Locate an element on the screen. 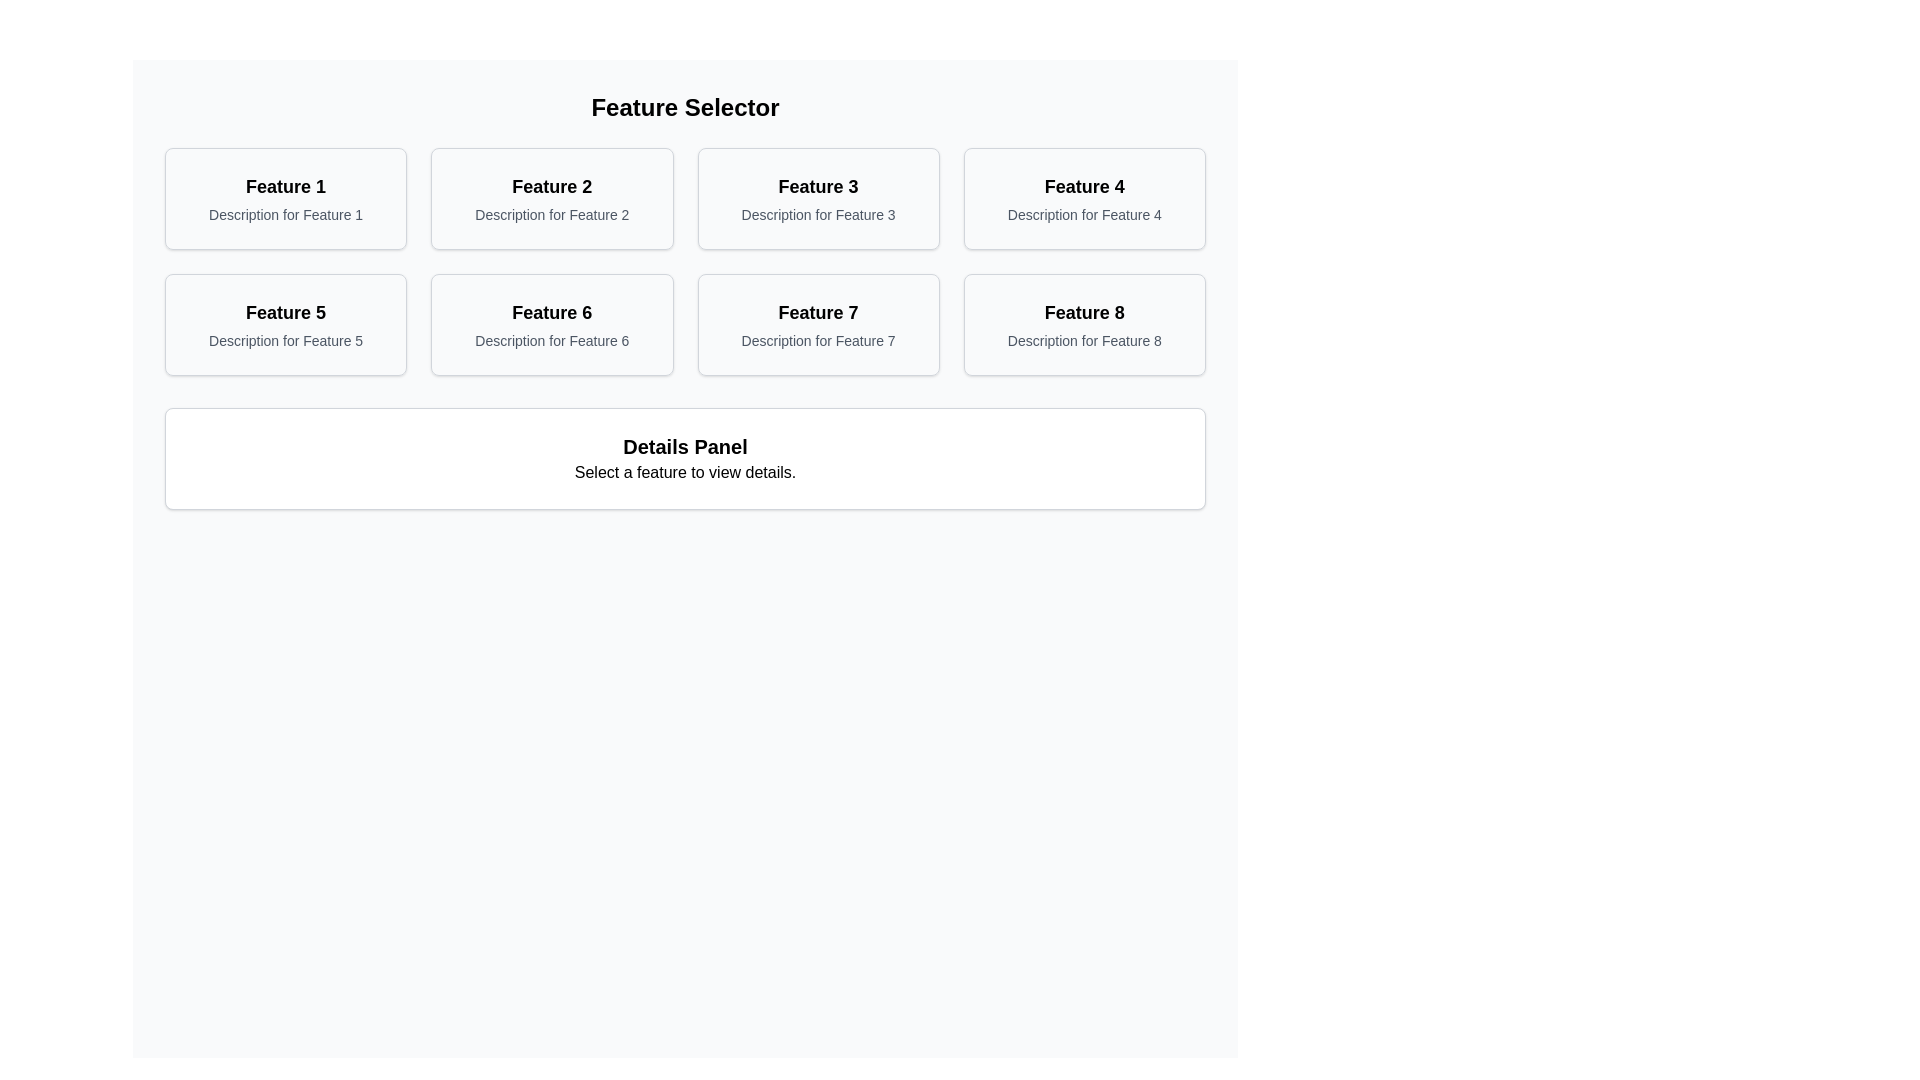 Image resolution: width=1920 pixels, height=1080 pixels. the static text providing information related to 'Feature 4', which is located below the main heading and is centrally aligned within its box is located at coordinates (1083, 215).